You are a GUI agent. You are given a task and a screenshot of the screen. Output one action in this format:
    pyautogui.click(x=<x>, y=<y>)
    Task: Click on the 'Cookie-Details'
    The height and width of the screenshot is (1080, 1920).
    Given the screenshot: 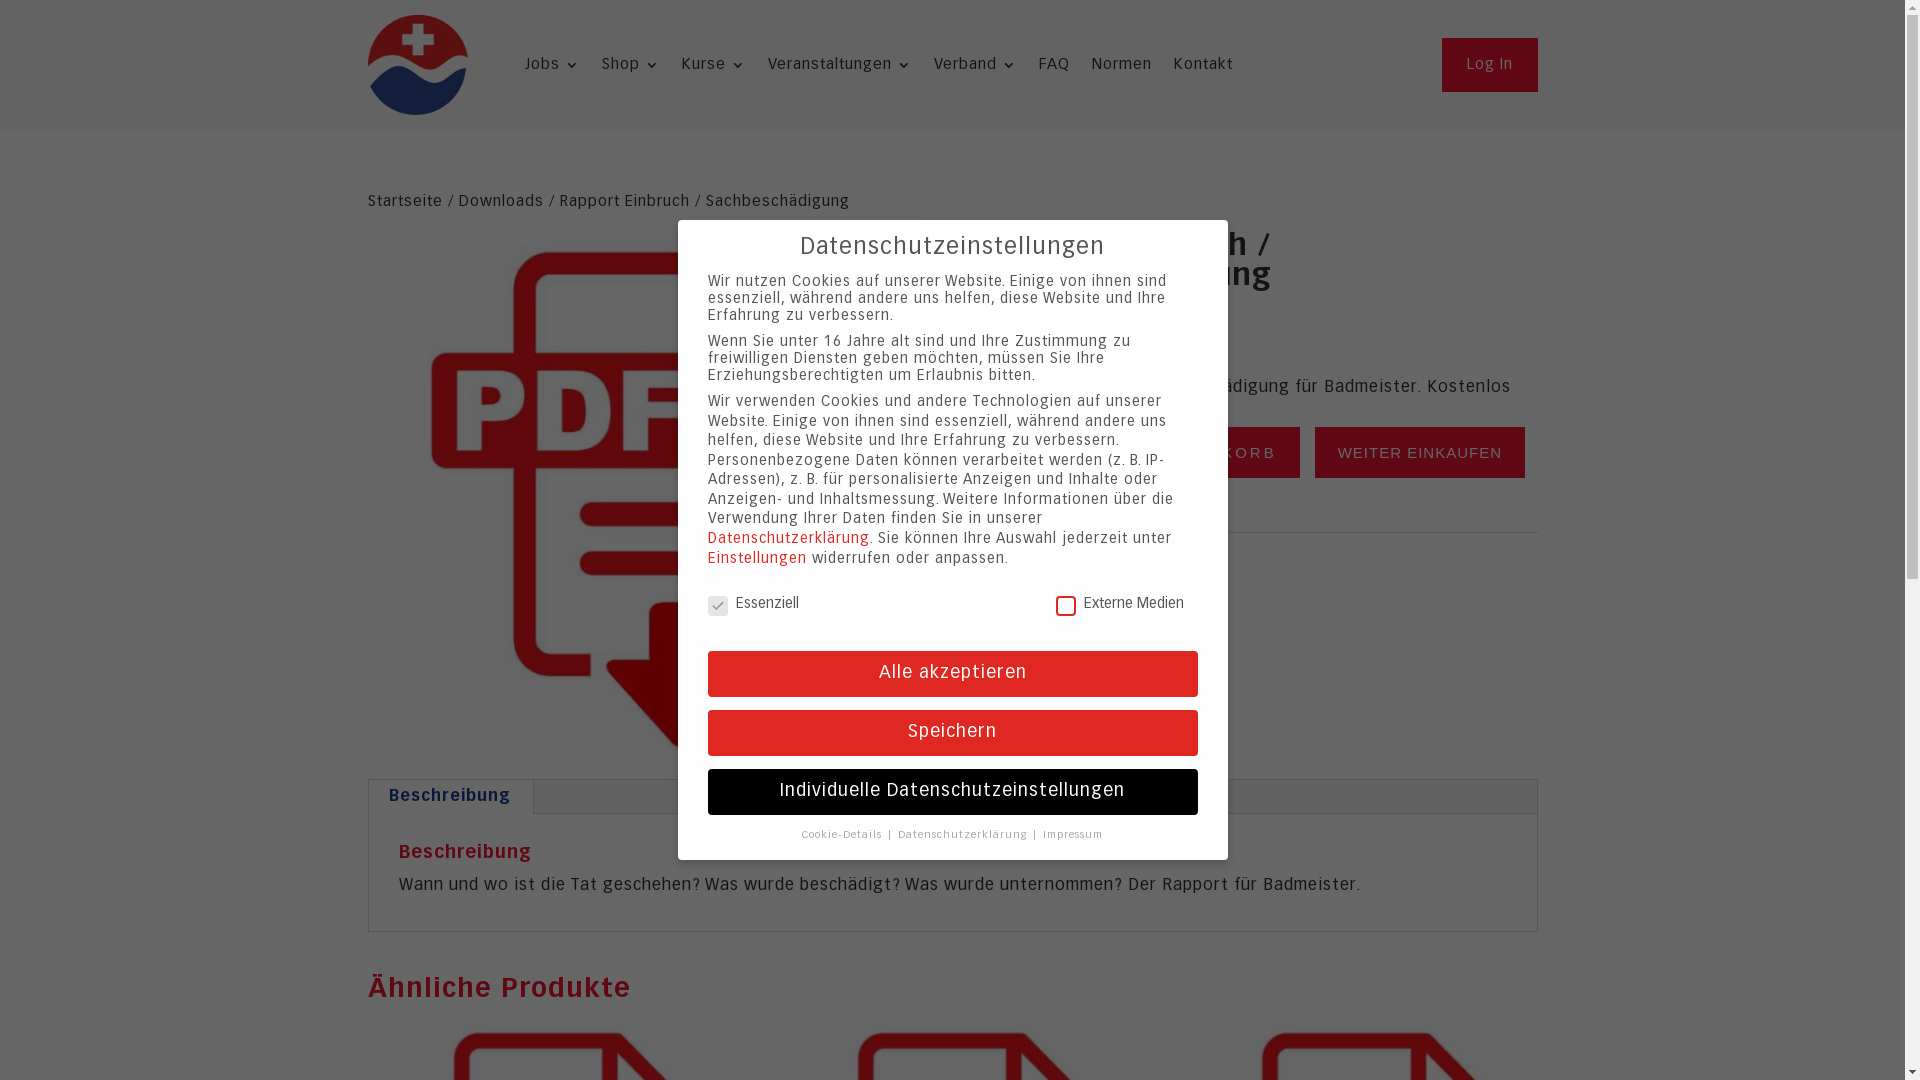 What is the action you would take?
    pyautogui.click(x=844, y=834)
    